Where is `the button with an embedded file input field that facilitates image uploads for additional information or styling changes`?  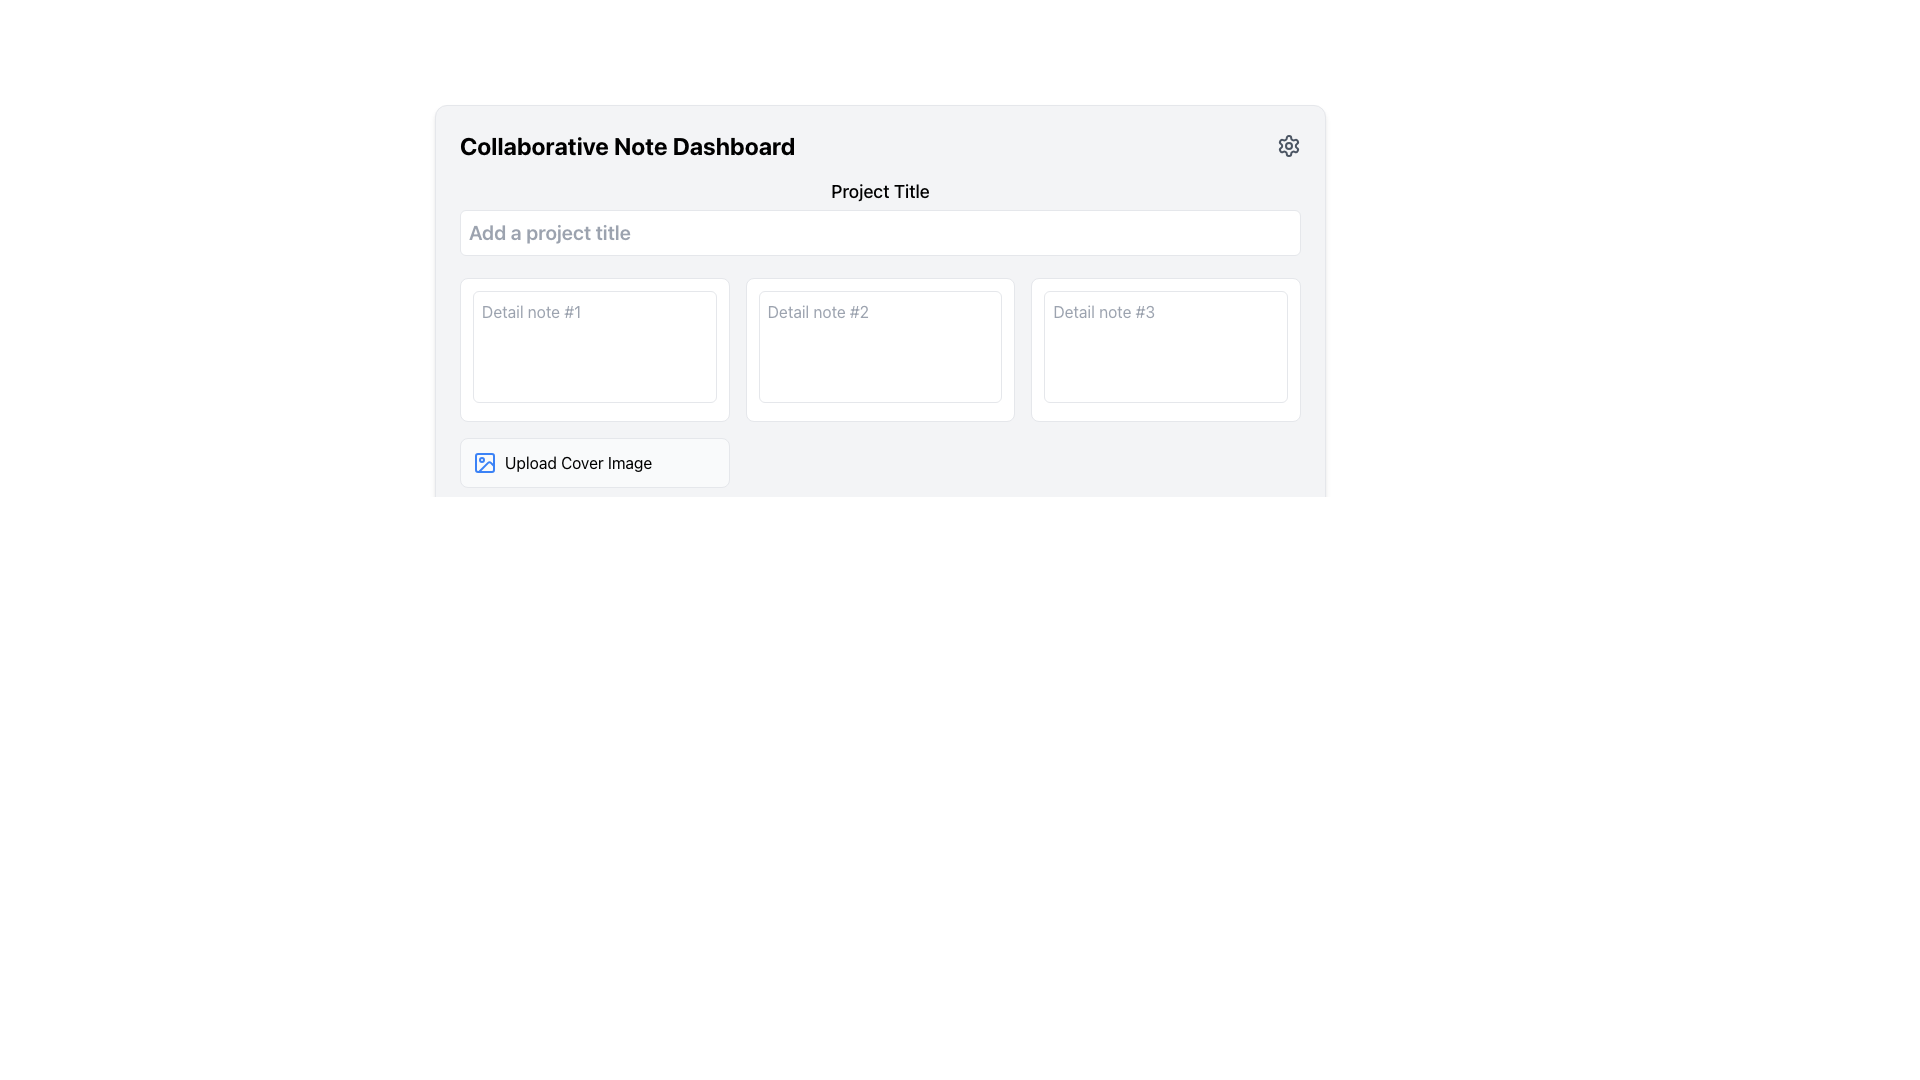
the button with an embedded file input field that facilitates image uploads for additional information or styling changes is located at coordinates (593, 462).